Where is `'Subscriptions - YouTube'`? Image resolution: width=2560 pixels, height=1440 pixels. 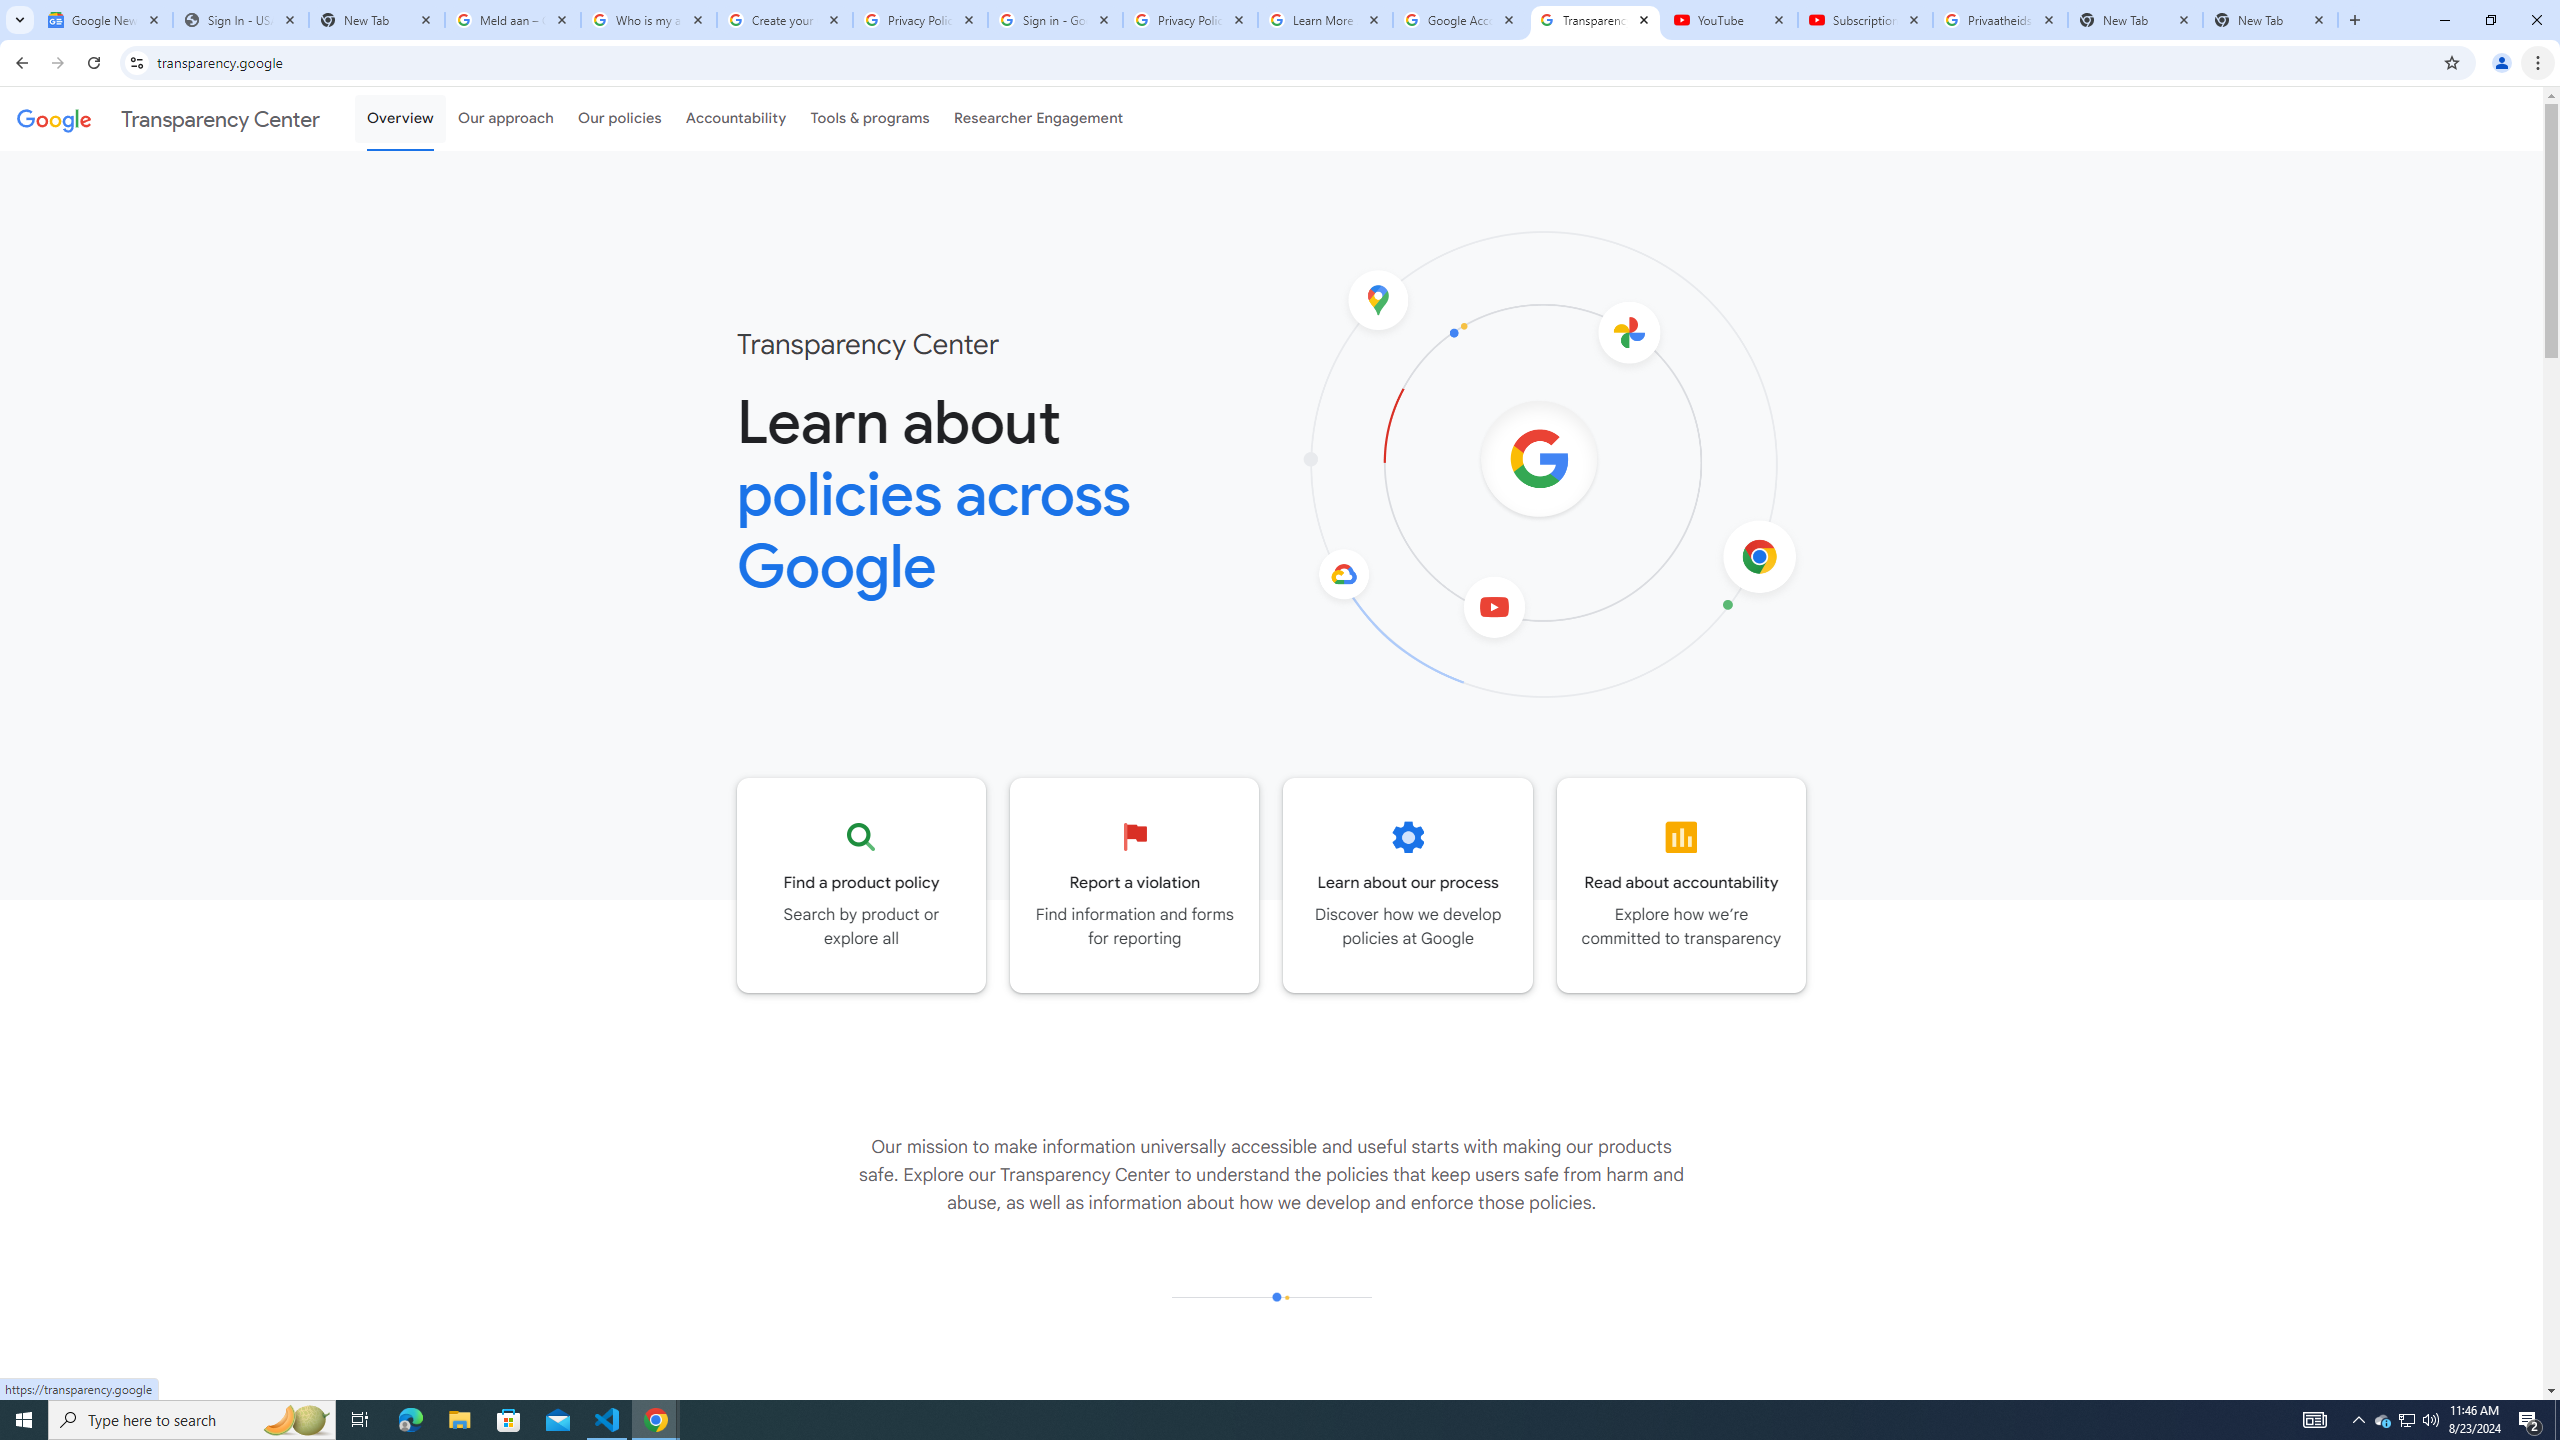 'Subscriptions - YouTube' is located at coordinates (1866, 19).